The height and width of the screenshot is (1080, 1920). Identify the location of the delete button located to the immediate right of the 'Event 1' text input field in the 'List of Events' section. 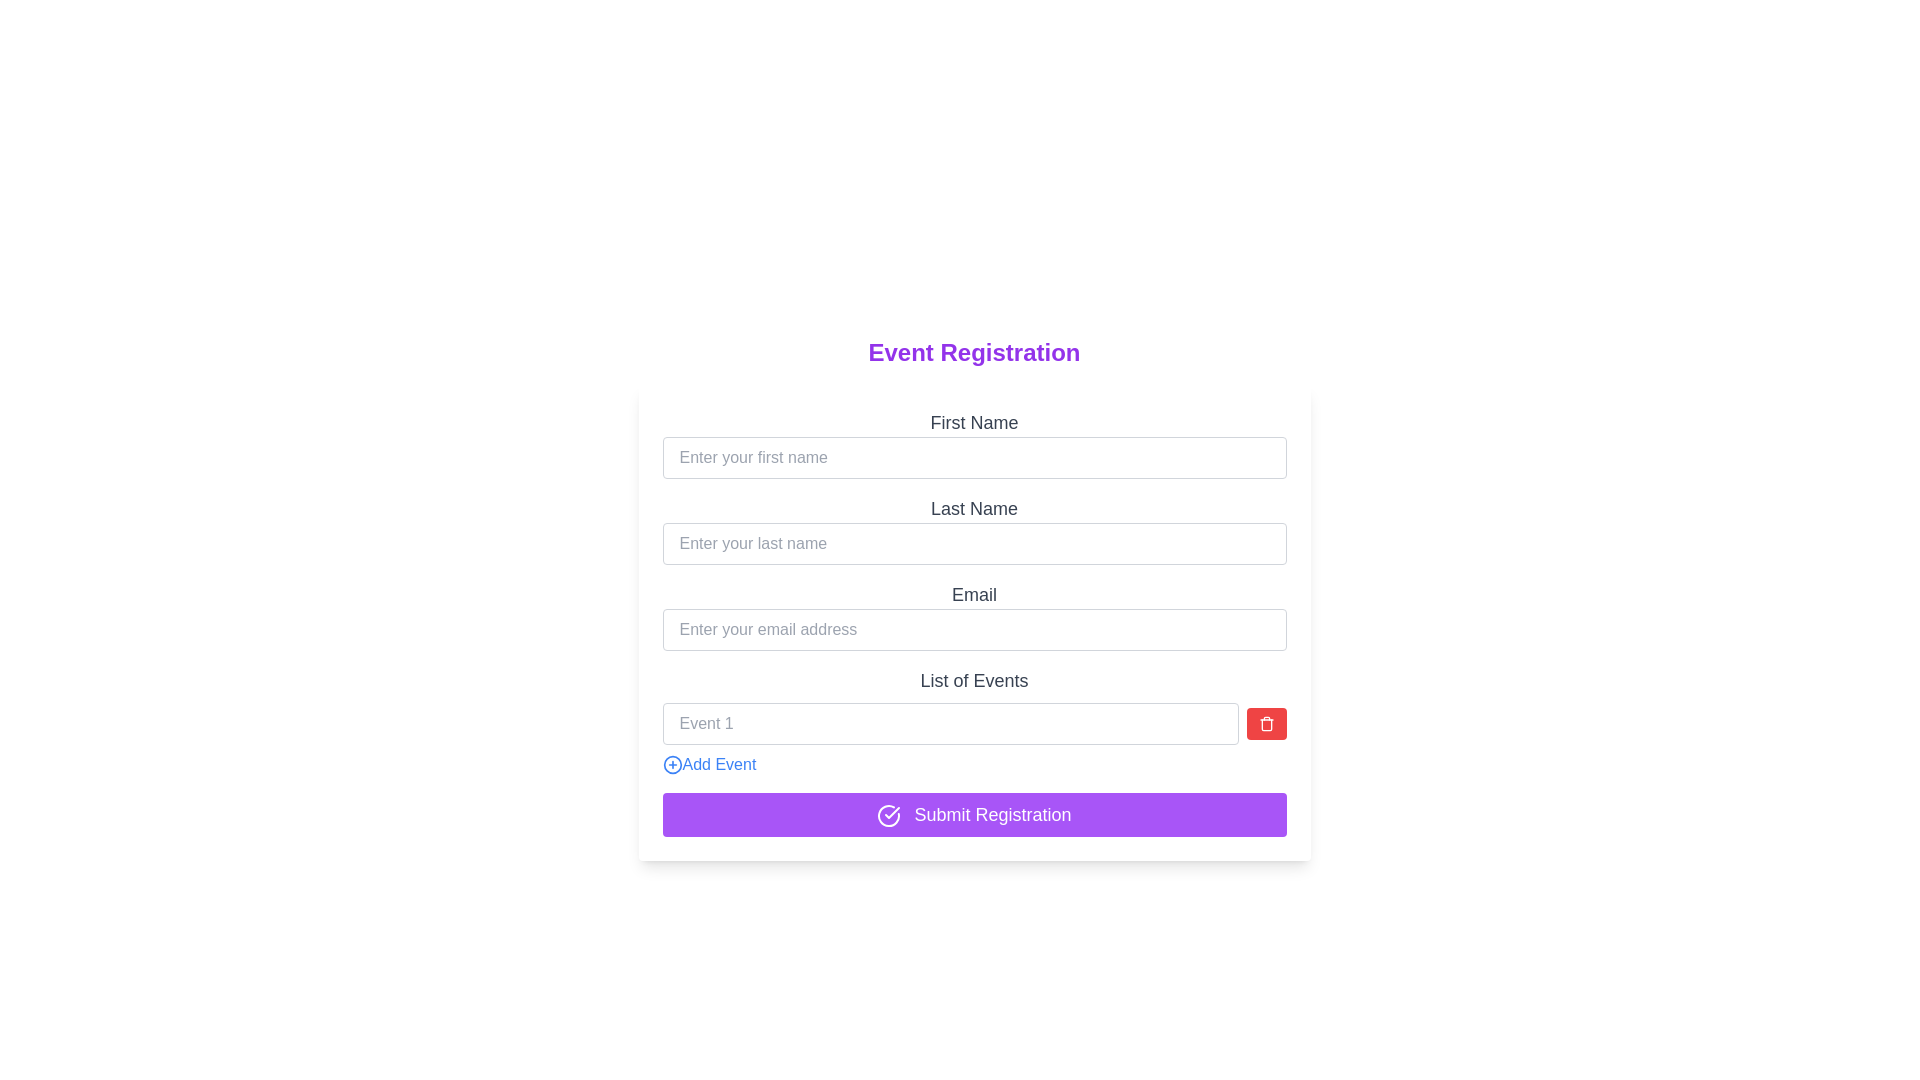
(1265, 724).